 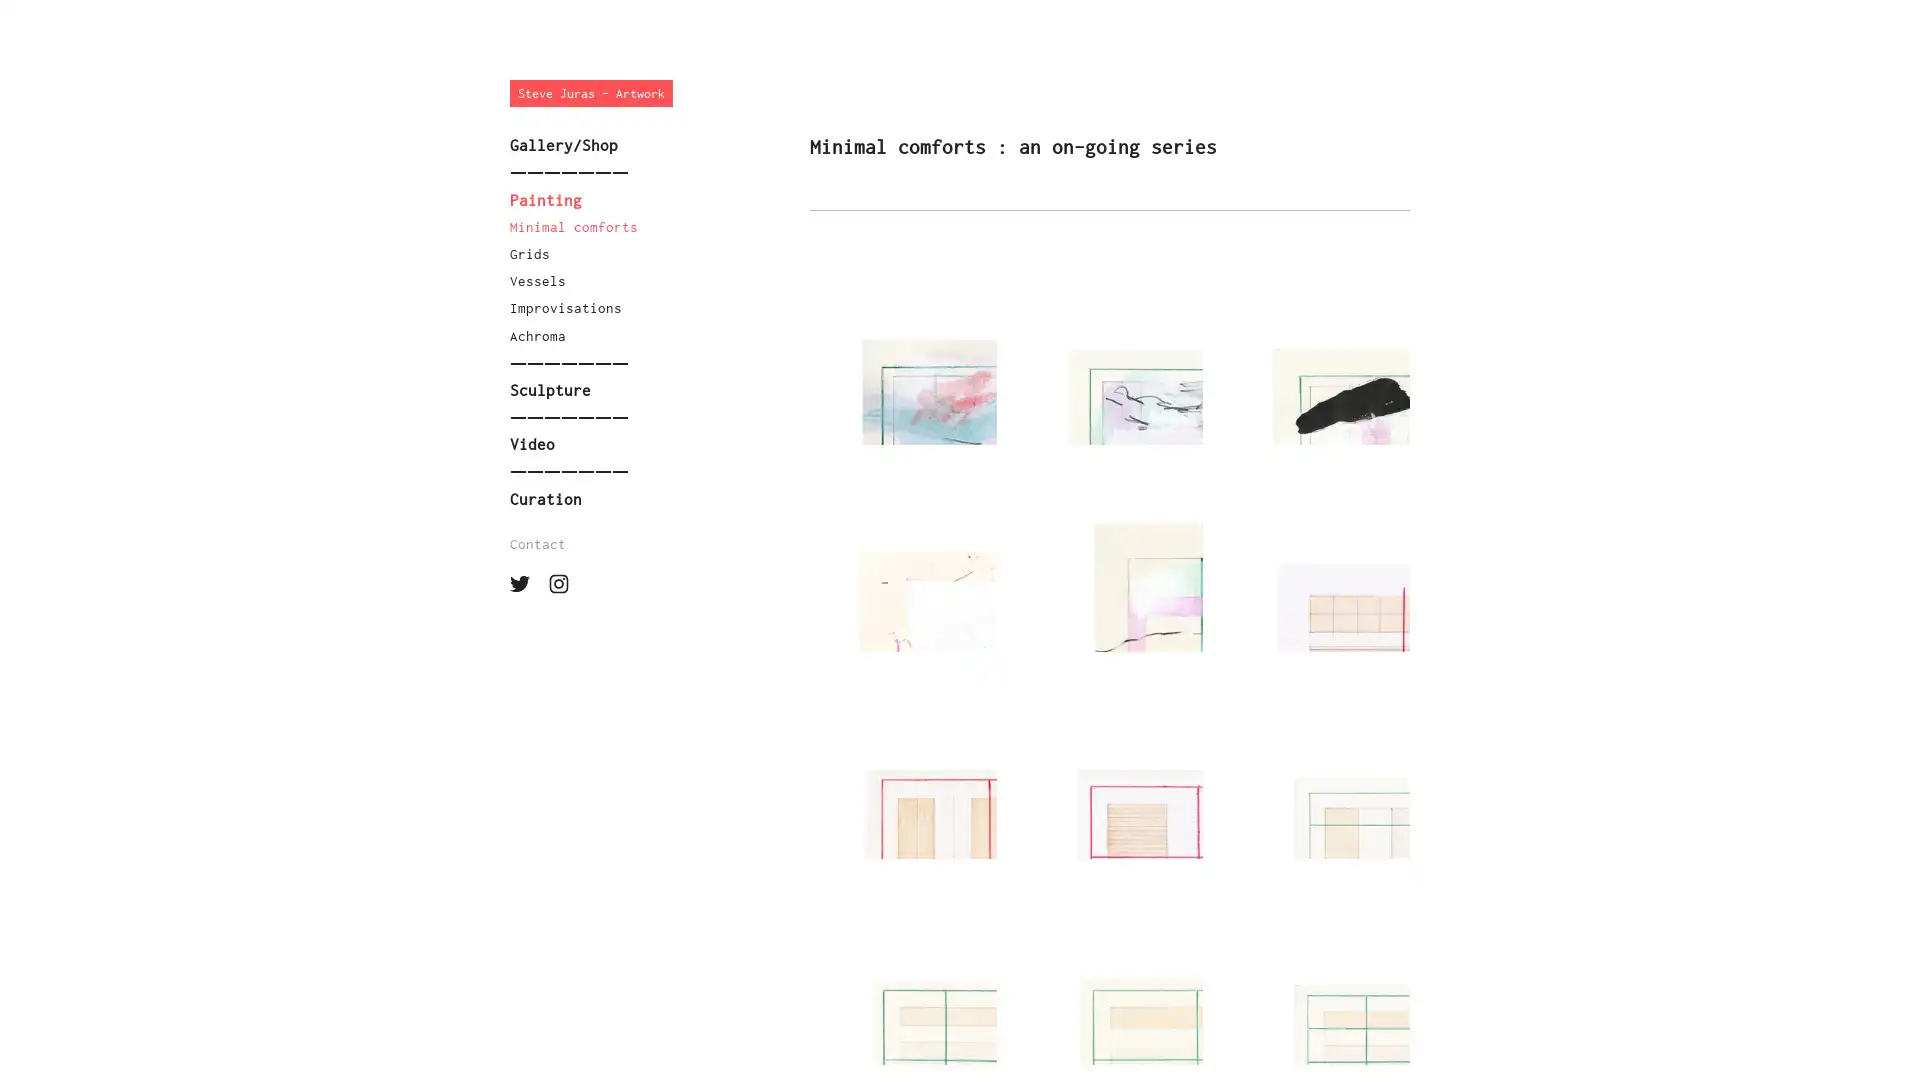 I want to click on View fullsize Pecking order, so click(x=1315, y=970).